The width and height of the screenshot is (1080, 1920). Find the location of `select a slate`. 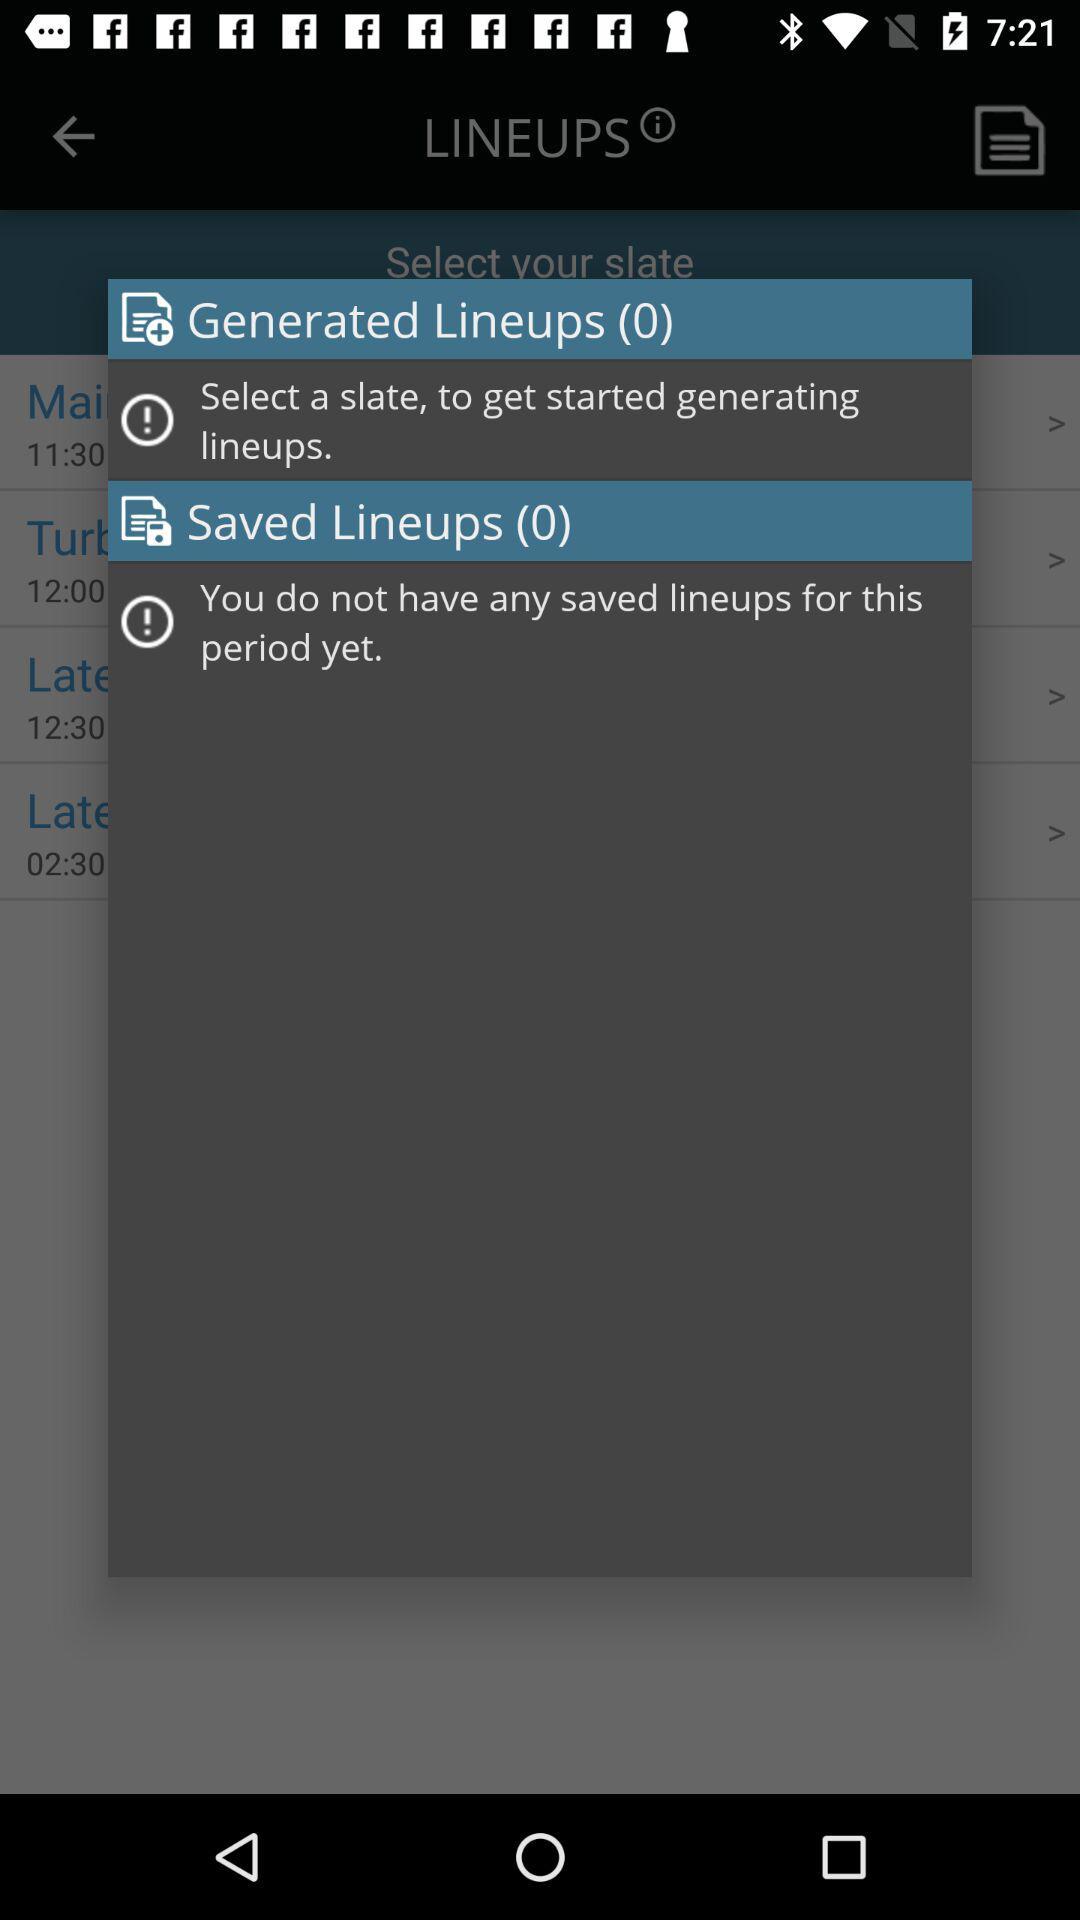

select a slate is located at coordinates (579, 419).